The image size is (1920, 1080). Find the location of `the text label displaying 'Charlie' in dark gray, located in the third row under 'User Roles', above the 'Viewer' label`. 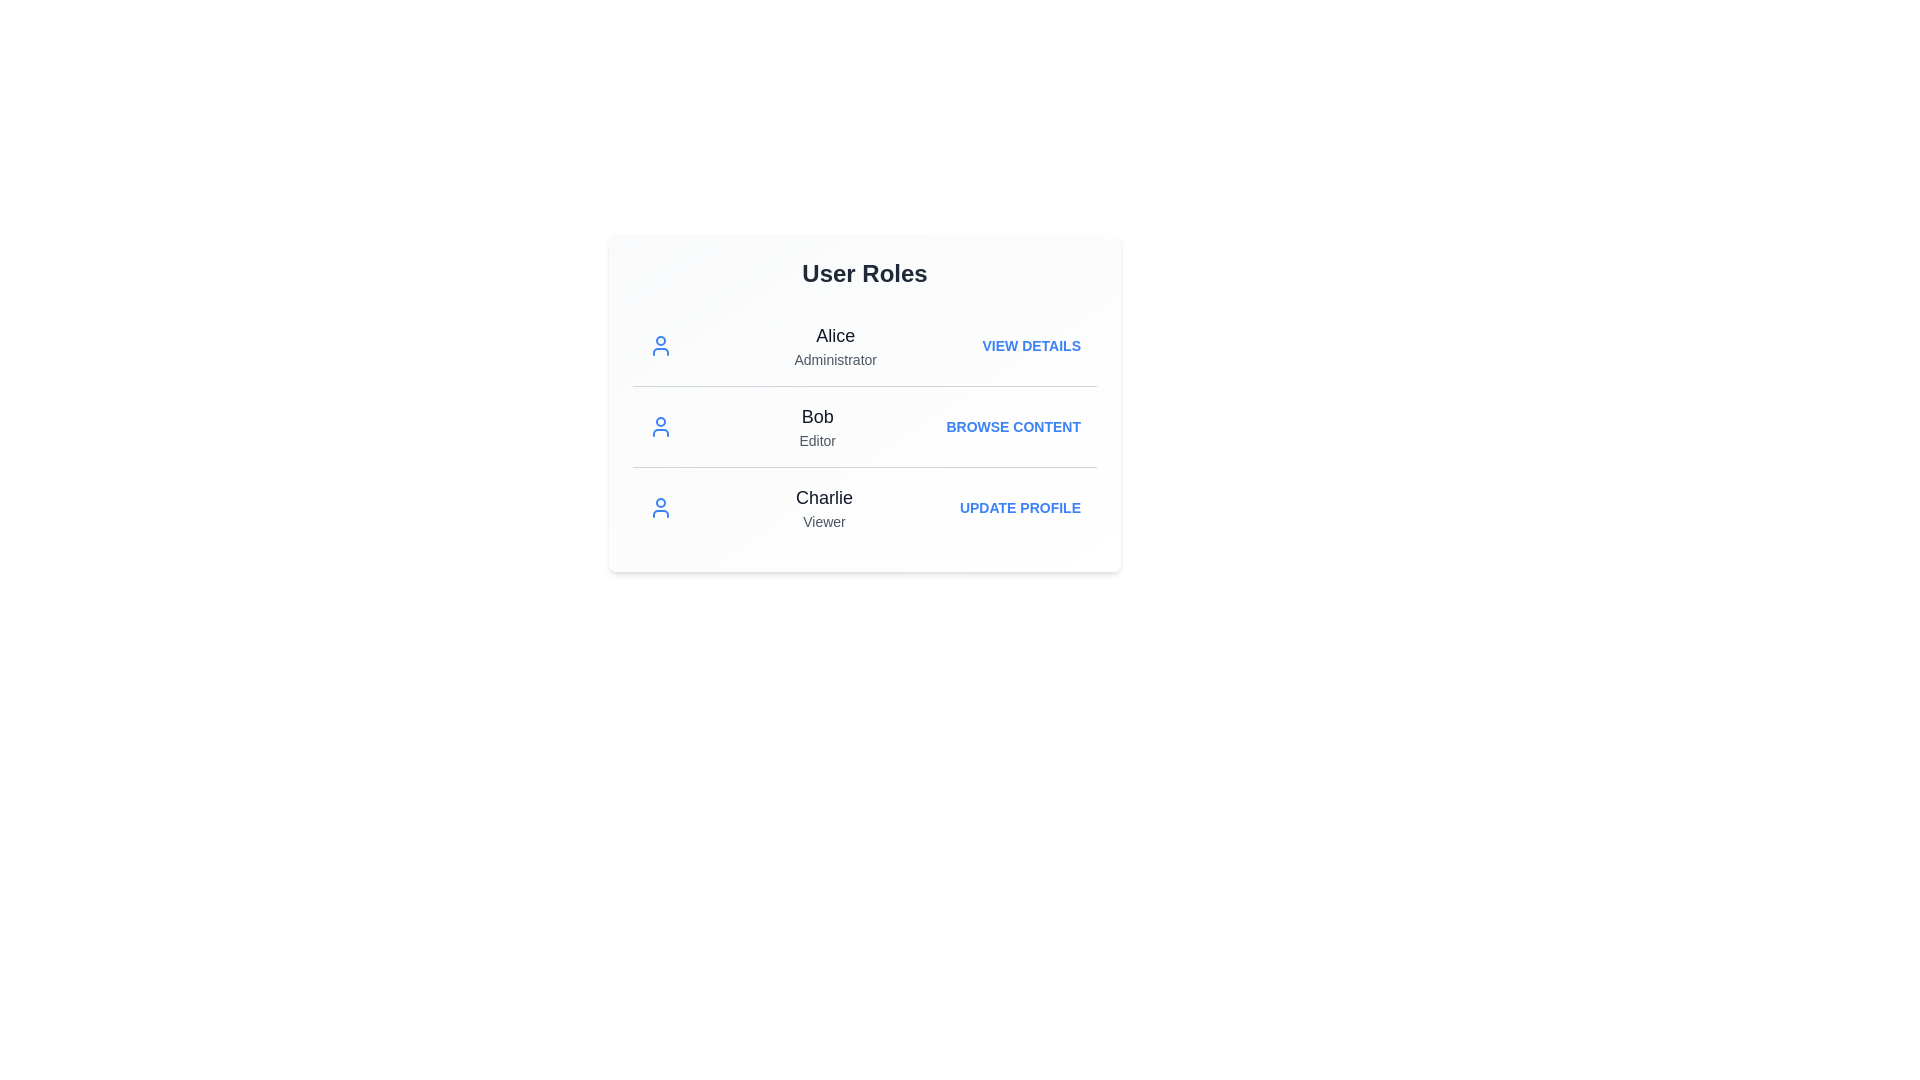

the text label displaying 'Charlie' in dark gray, located in the third row under 'User Roles', above the 'Viewer' label is located at coordinates (824, 496).